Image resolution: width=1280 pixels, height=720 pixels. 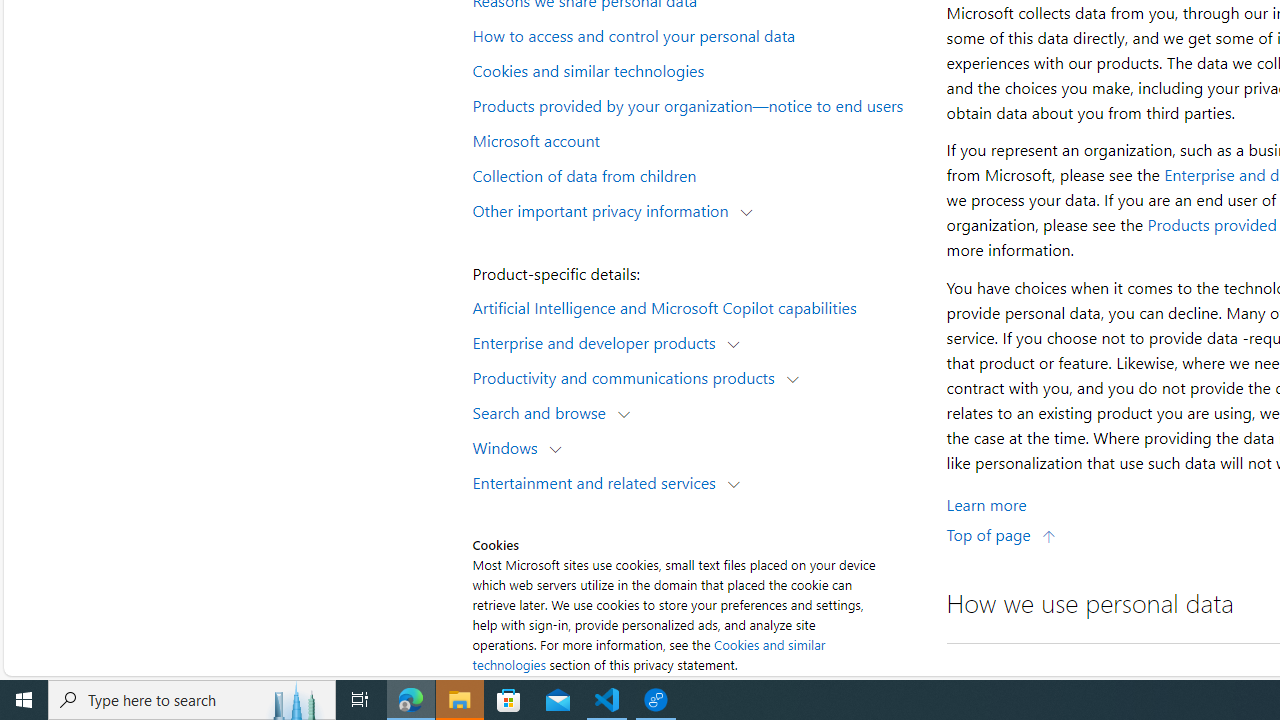 I want to click on 'Collection of data from children', so click(x=696, y=173).